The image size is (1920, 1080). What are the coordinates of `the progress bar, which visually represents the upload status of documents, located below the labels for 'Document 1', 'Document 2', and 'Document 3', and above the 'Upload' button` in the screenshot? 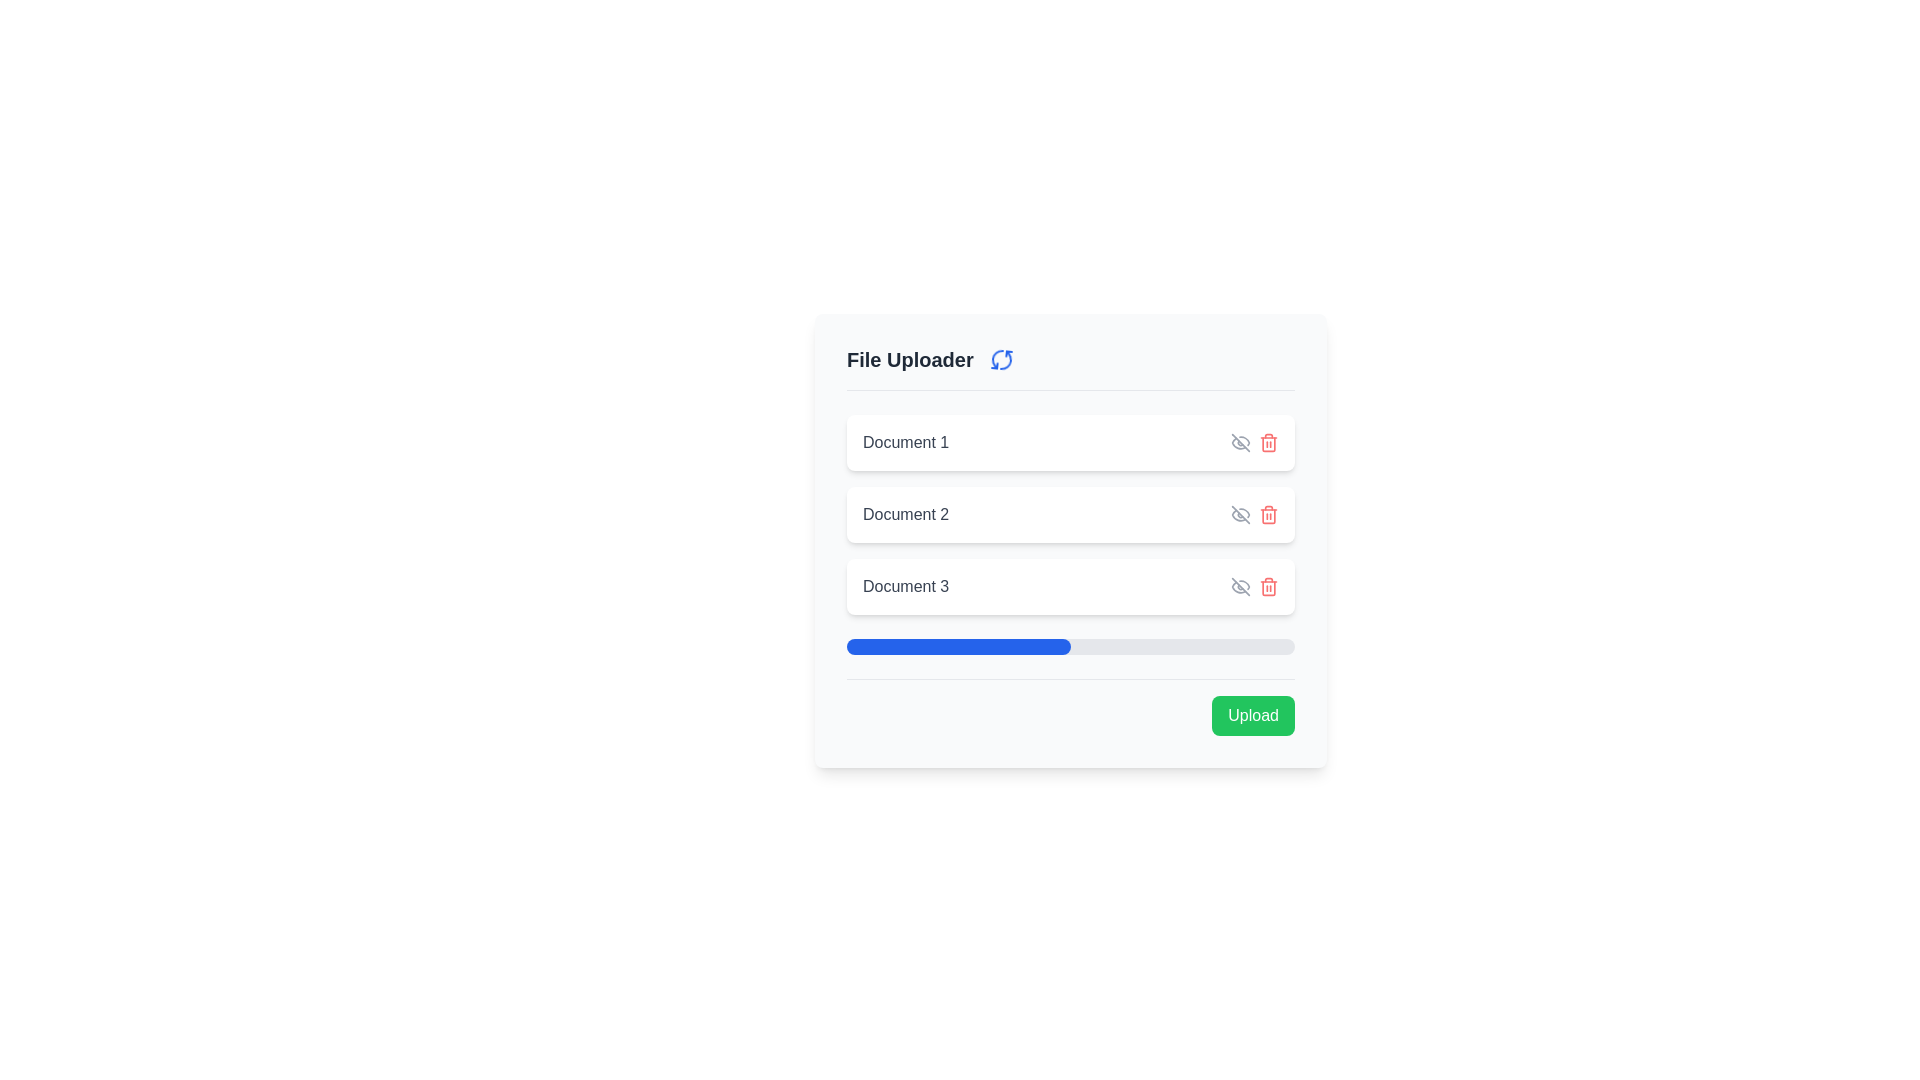 It's located at (1069, 647).